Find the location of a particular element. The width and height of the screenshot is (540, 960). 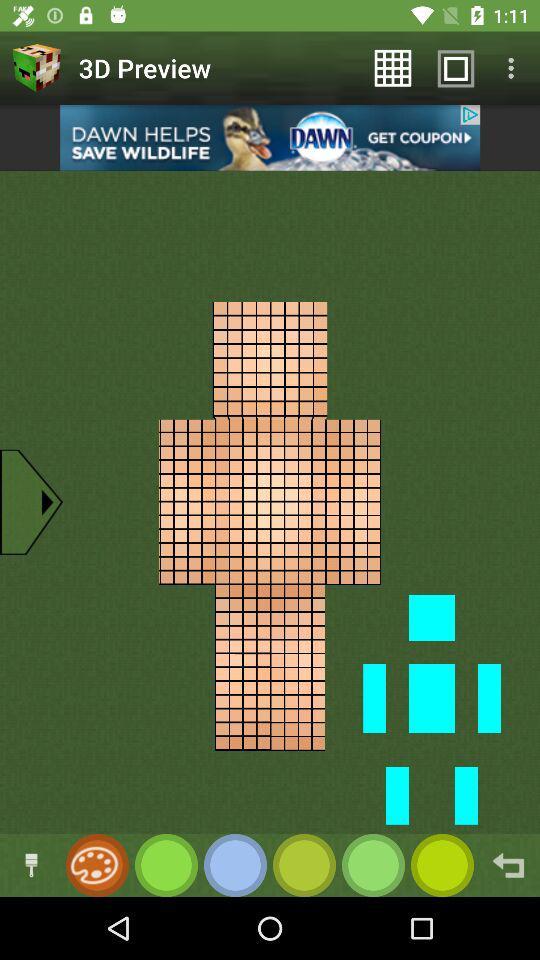

brush tool selector is located at coordinates (30, 864).